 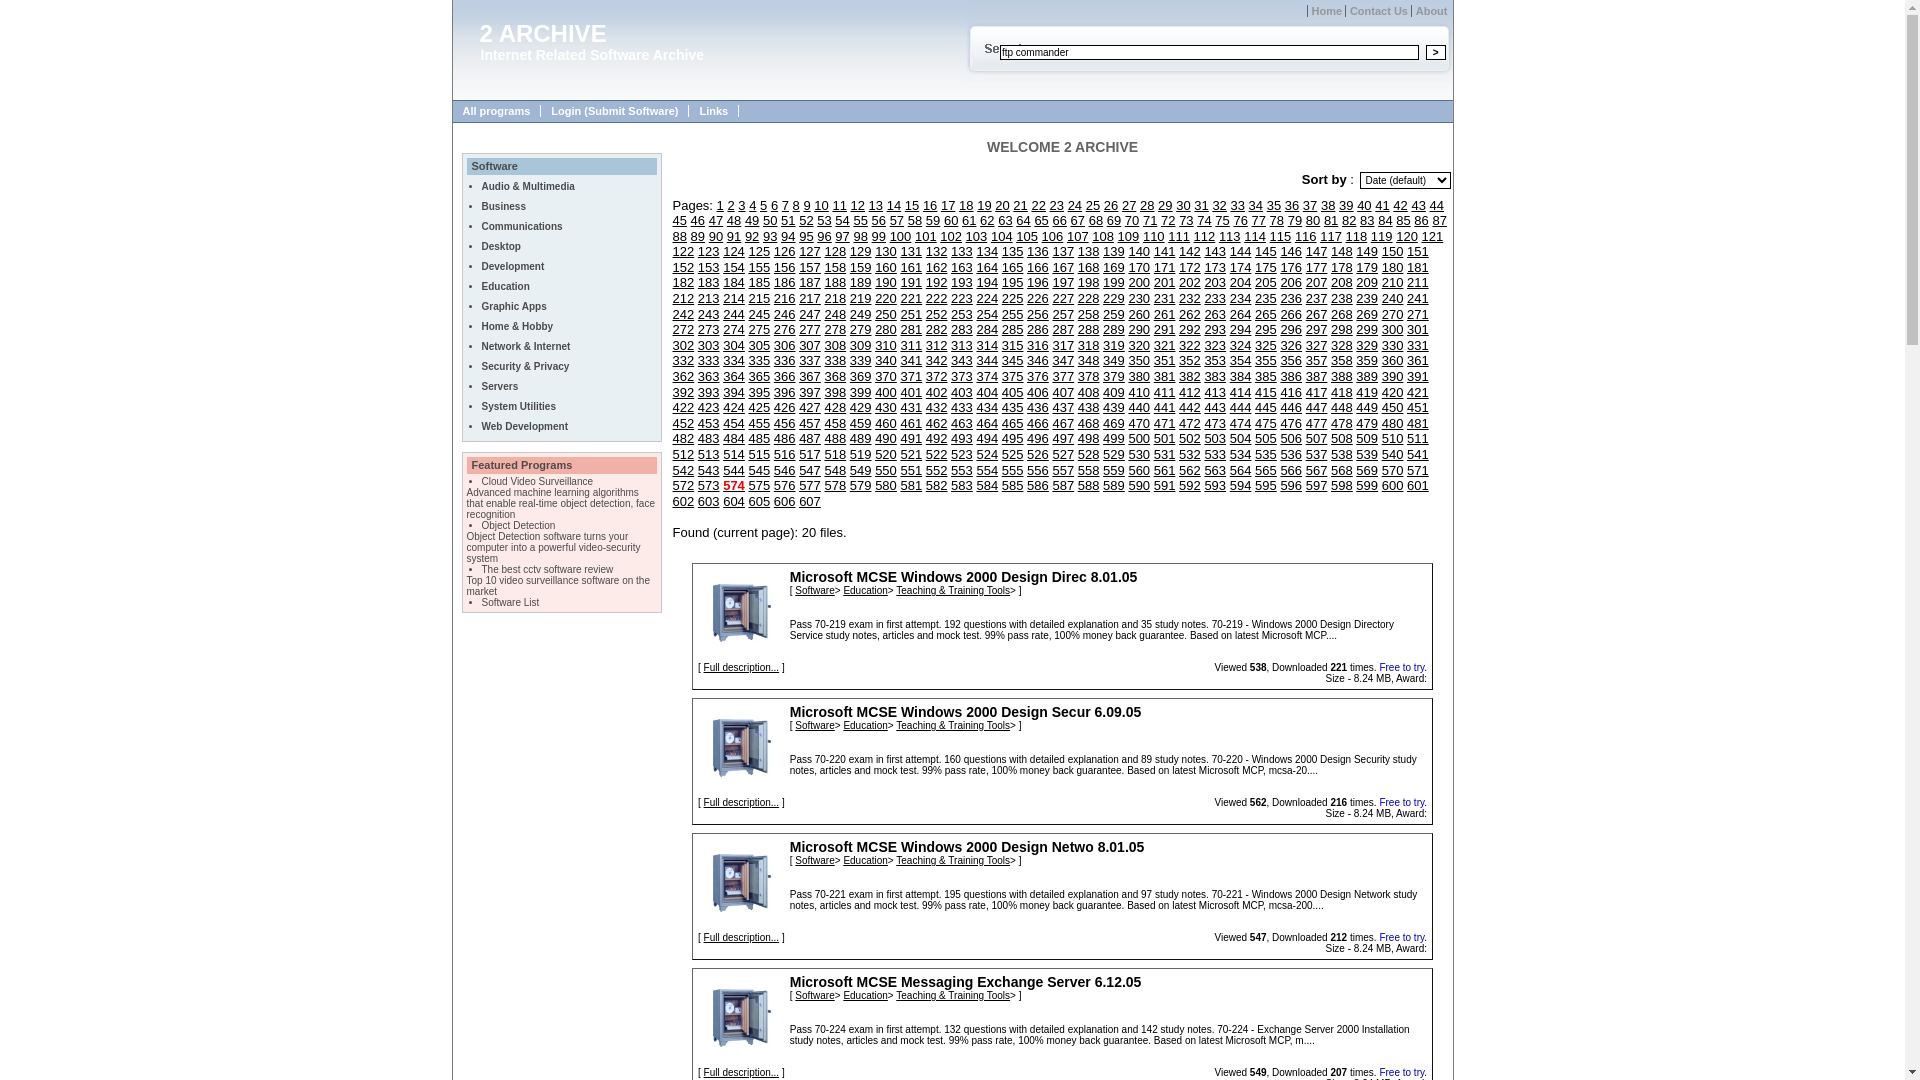 What do you see at coordinates (481, 265) in the screenshot?
I see `'Development'` at bounding box center [481, 265].